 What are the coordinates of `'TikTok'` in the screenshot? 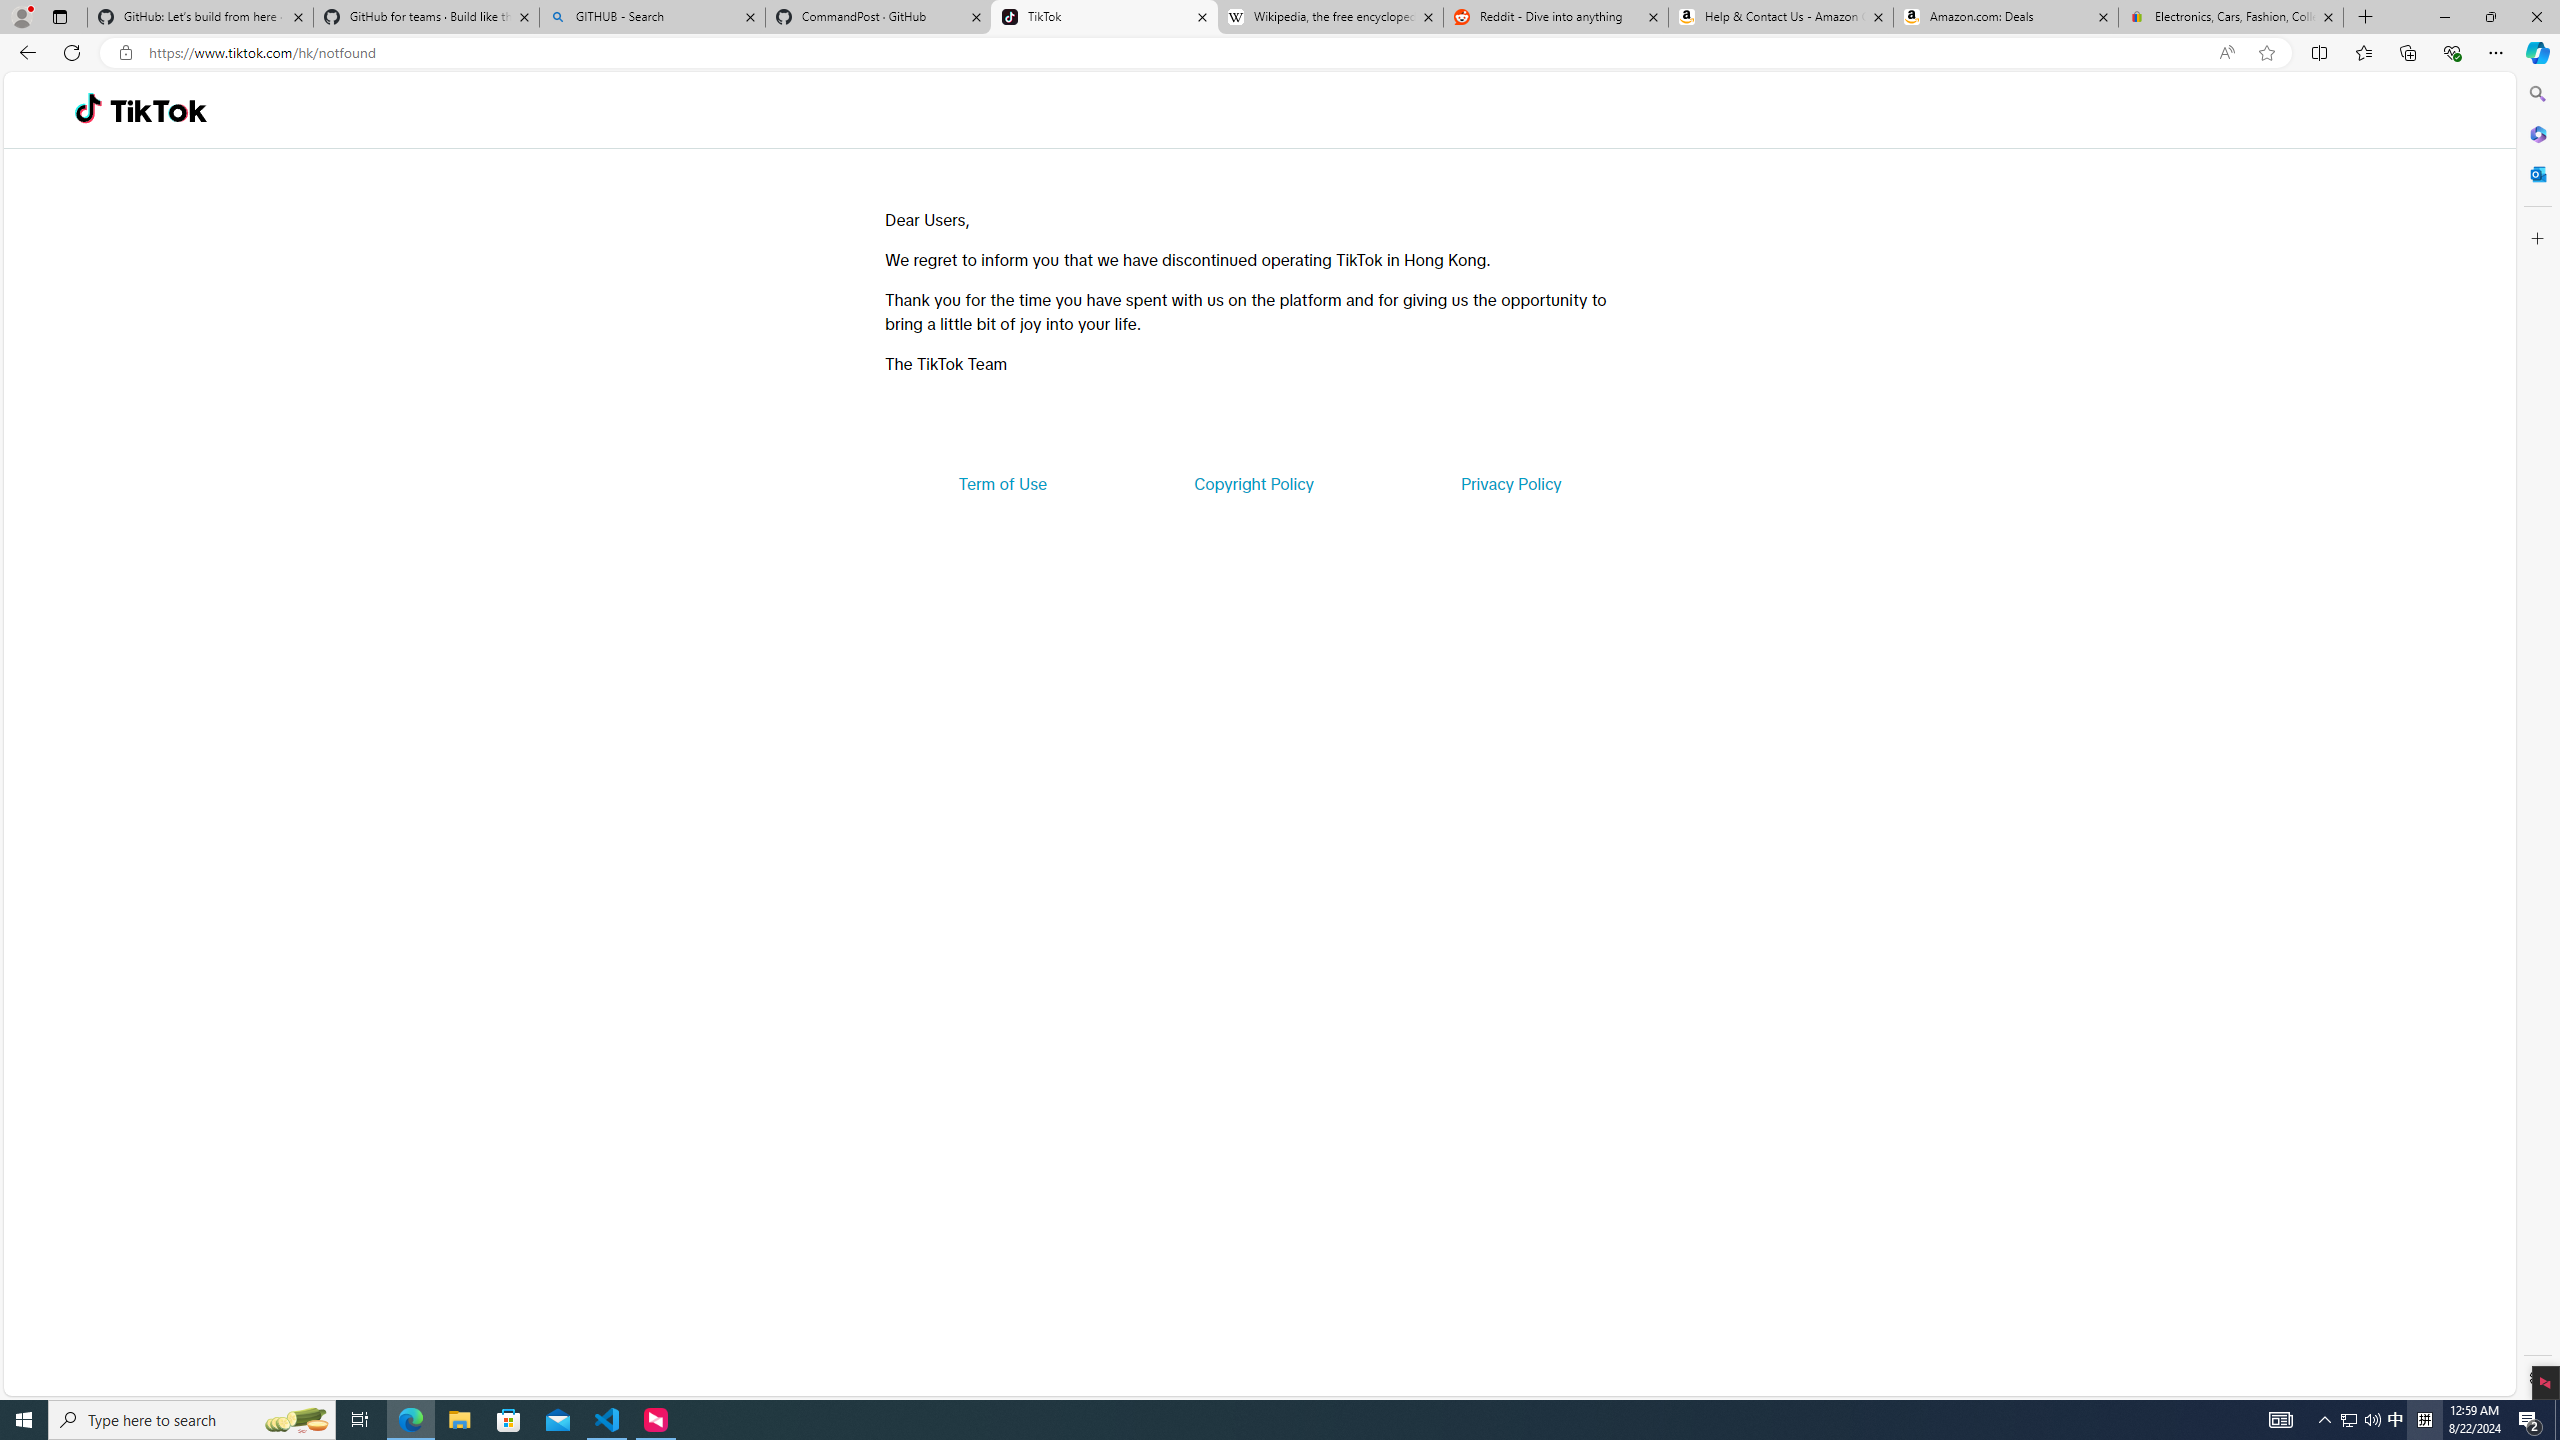 It's located at (158, 110).